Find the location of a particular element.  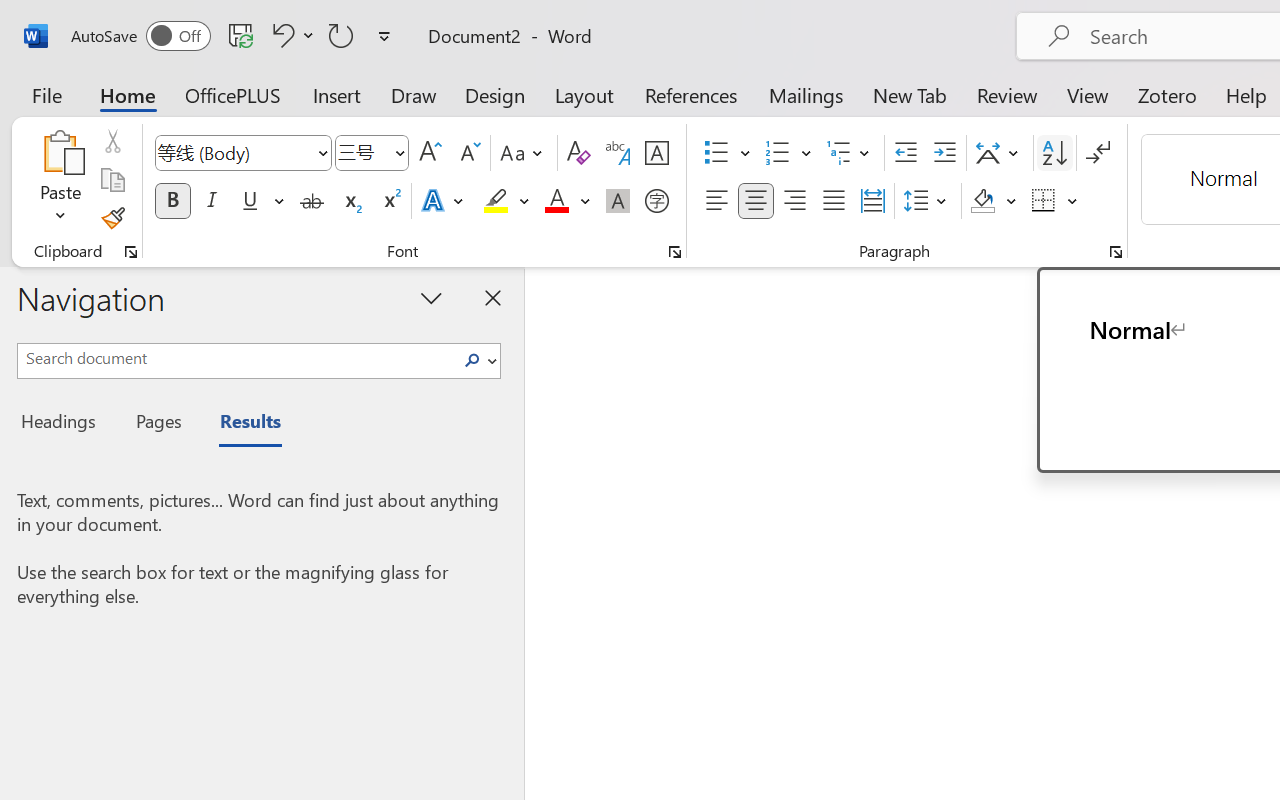

'Font Color Red' is located at coordinates (556, 201).